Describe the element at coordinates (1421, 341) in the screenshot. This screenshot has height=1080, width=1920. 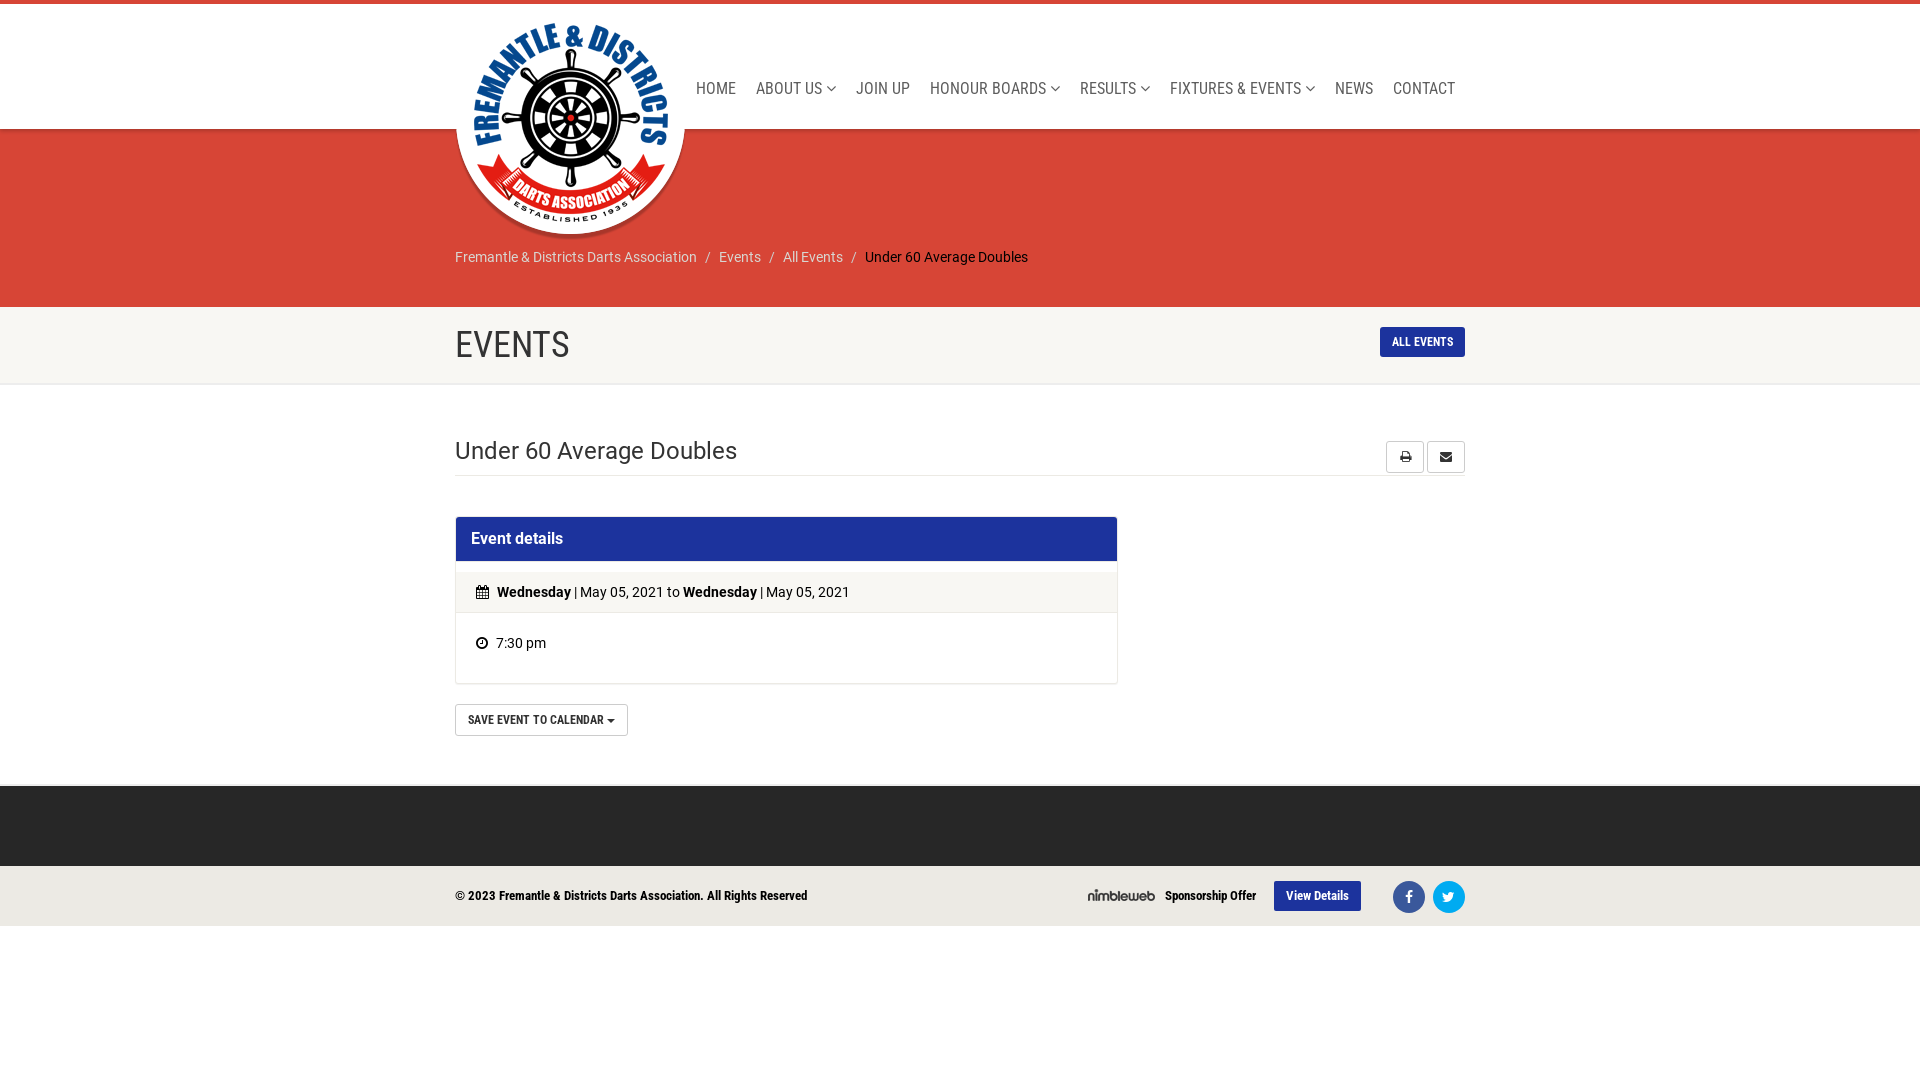
I see `'ALL EVENTS'` at that location.